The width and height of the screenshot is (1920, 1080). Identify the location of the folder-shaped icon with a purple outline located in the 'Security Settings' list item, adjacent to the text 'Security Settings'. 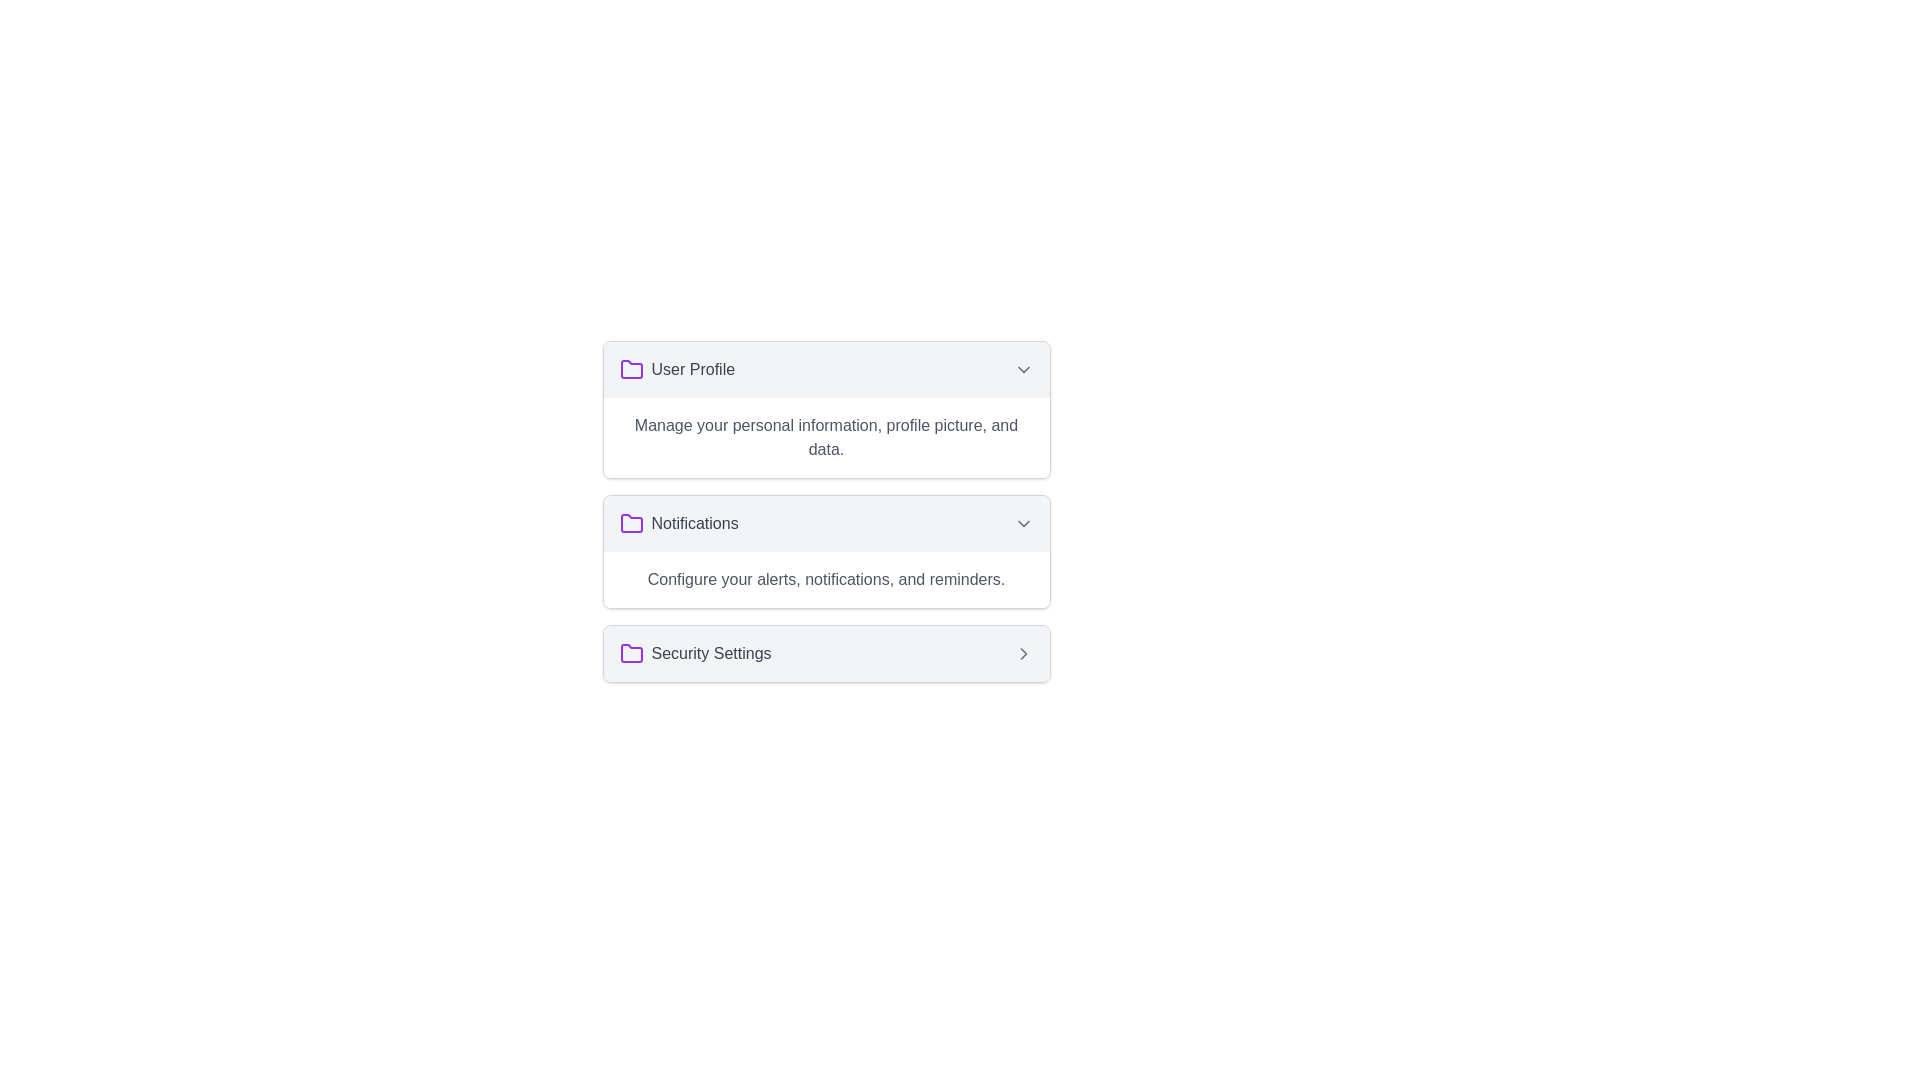
(630, 654).